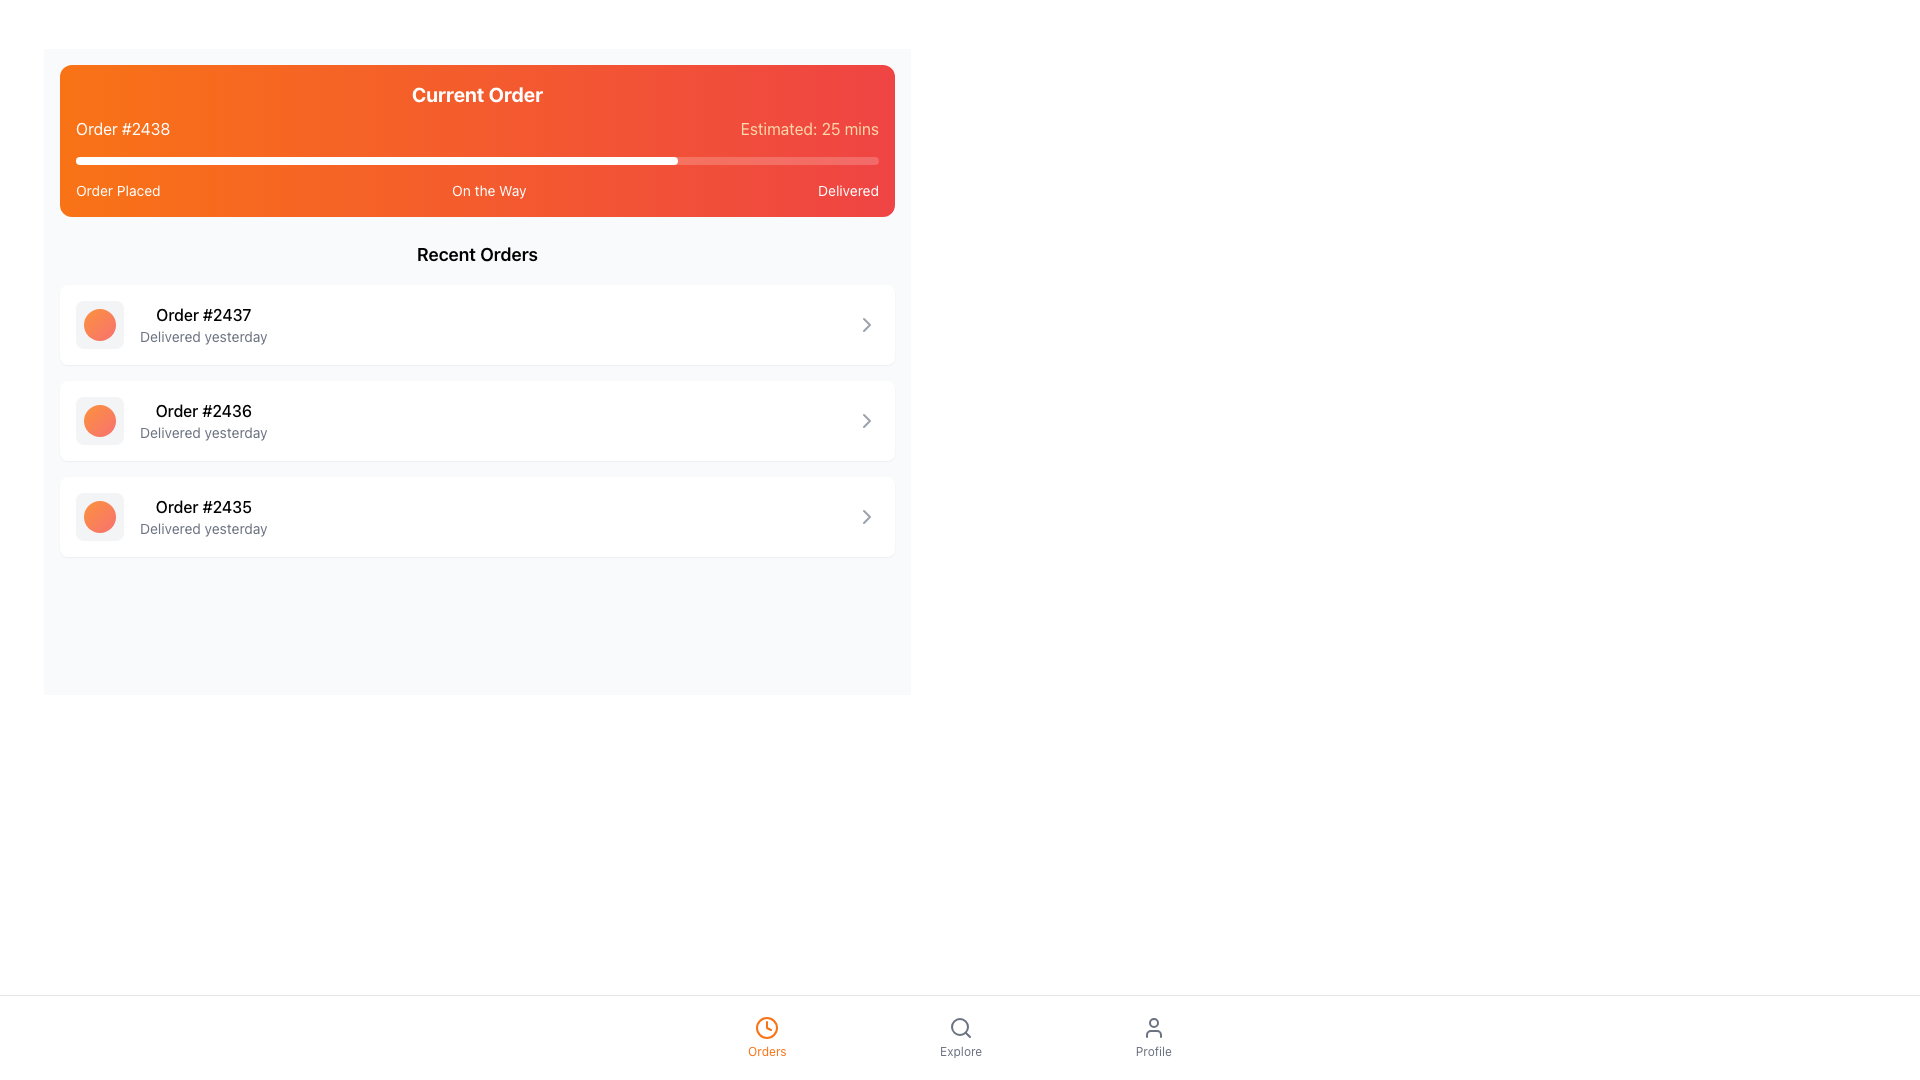  What do you see at coordinates (867, 515) in the screenshot?
I see `the gray chevron-right icon, which is a triangular-shaped SVG vector graphic located to the right of the last item in the list of recent orders` at bounding box center [867, 515].